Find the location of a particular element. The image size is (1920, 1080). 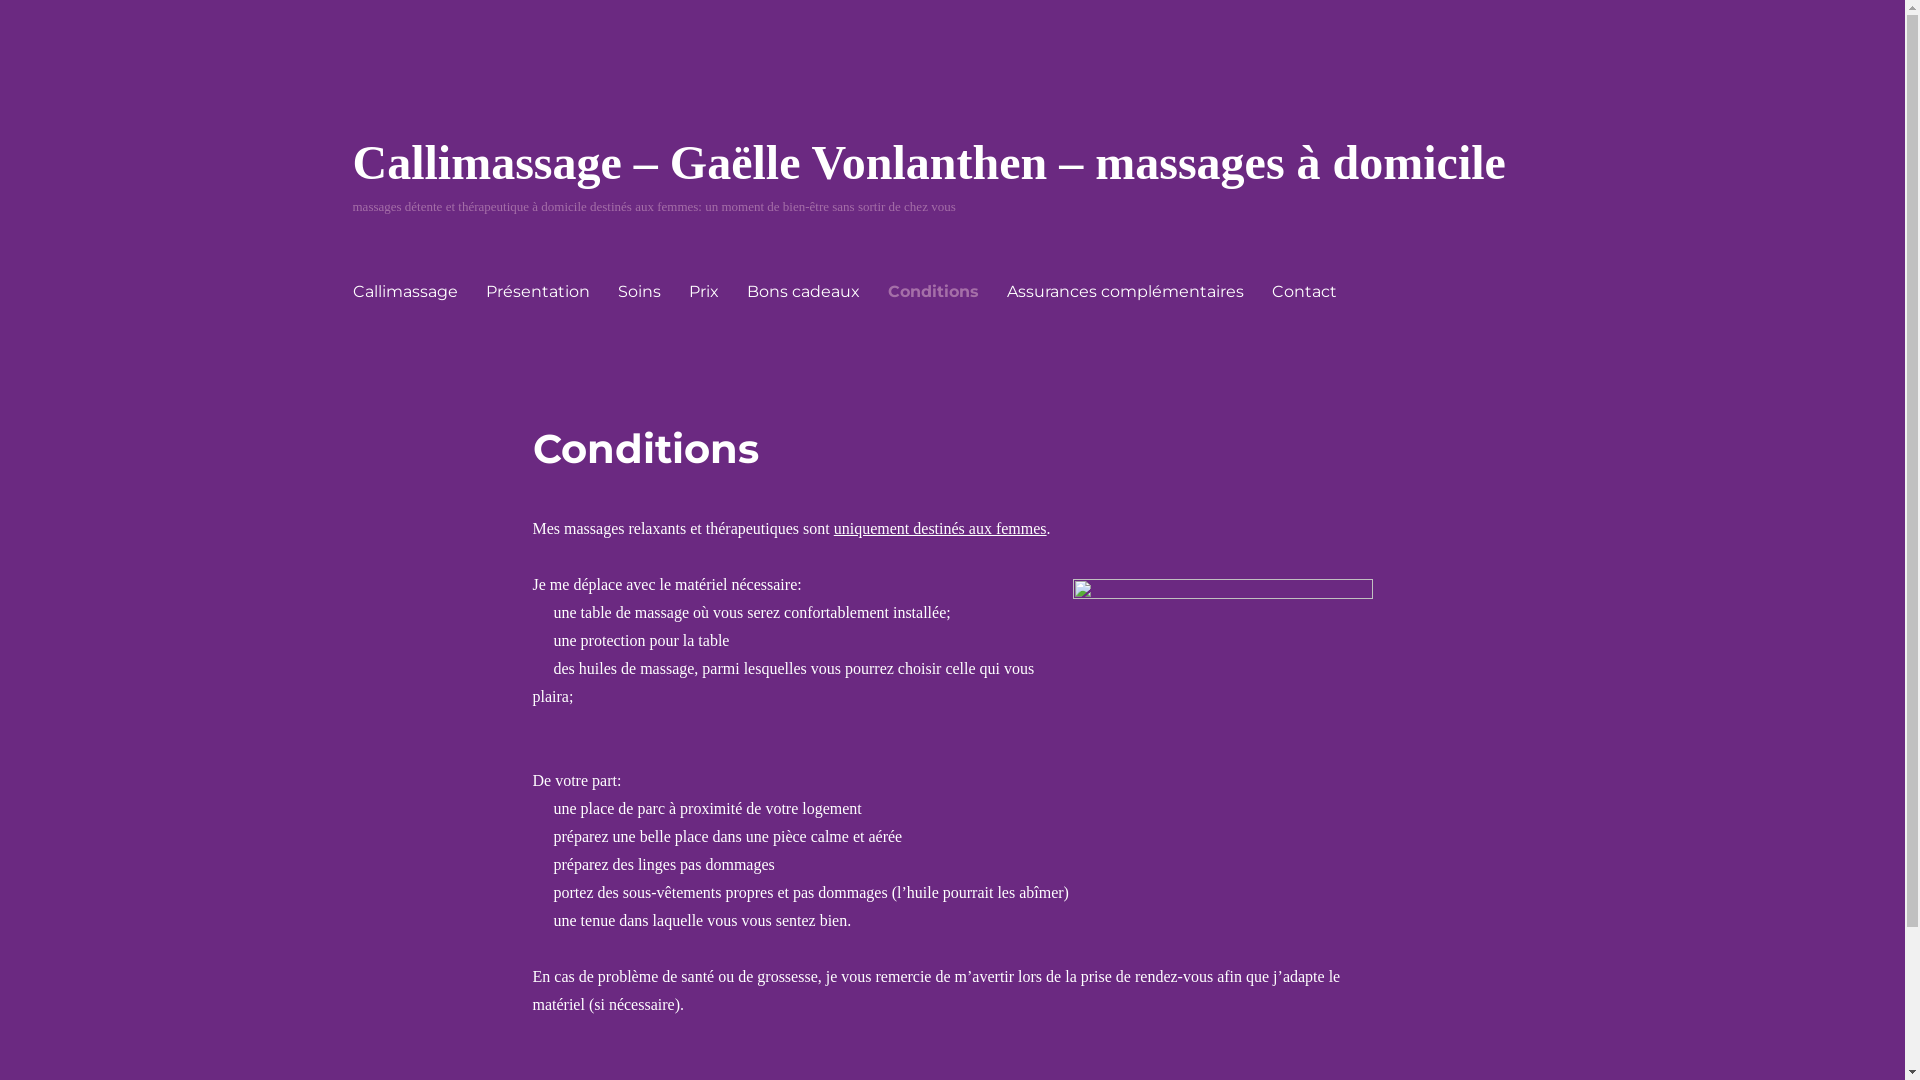

'Prix' is located at coordinates (702, 290).